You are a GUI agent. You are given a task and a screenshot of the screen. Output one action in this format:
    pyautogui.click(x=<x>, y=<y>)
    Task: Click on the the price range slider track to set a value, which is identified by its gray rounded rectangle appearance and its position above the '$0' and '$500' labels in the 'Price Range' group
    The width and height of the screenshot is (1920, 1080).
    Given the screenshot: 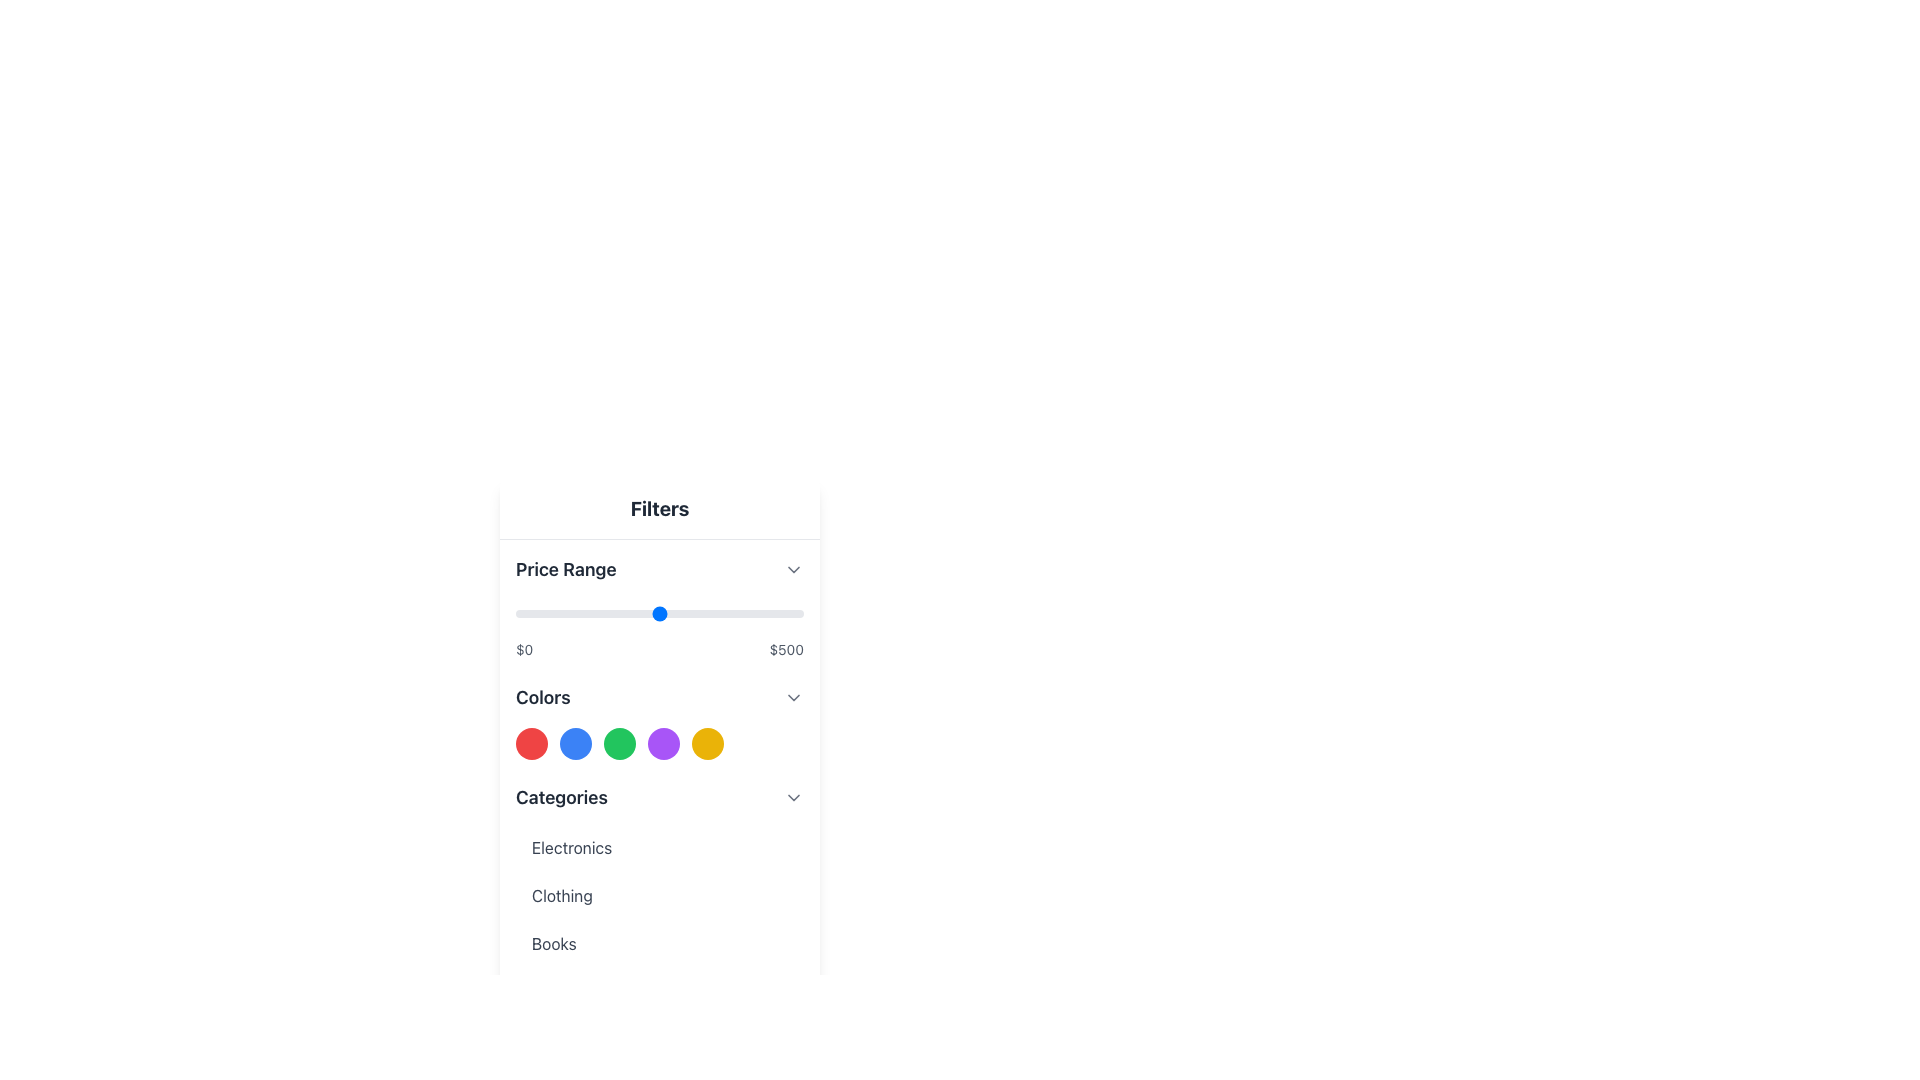 What is the action you would take?
    pyautogui.click(x=660, y=612)
    